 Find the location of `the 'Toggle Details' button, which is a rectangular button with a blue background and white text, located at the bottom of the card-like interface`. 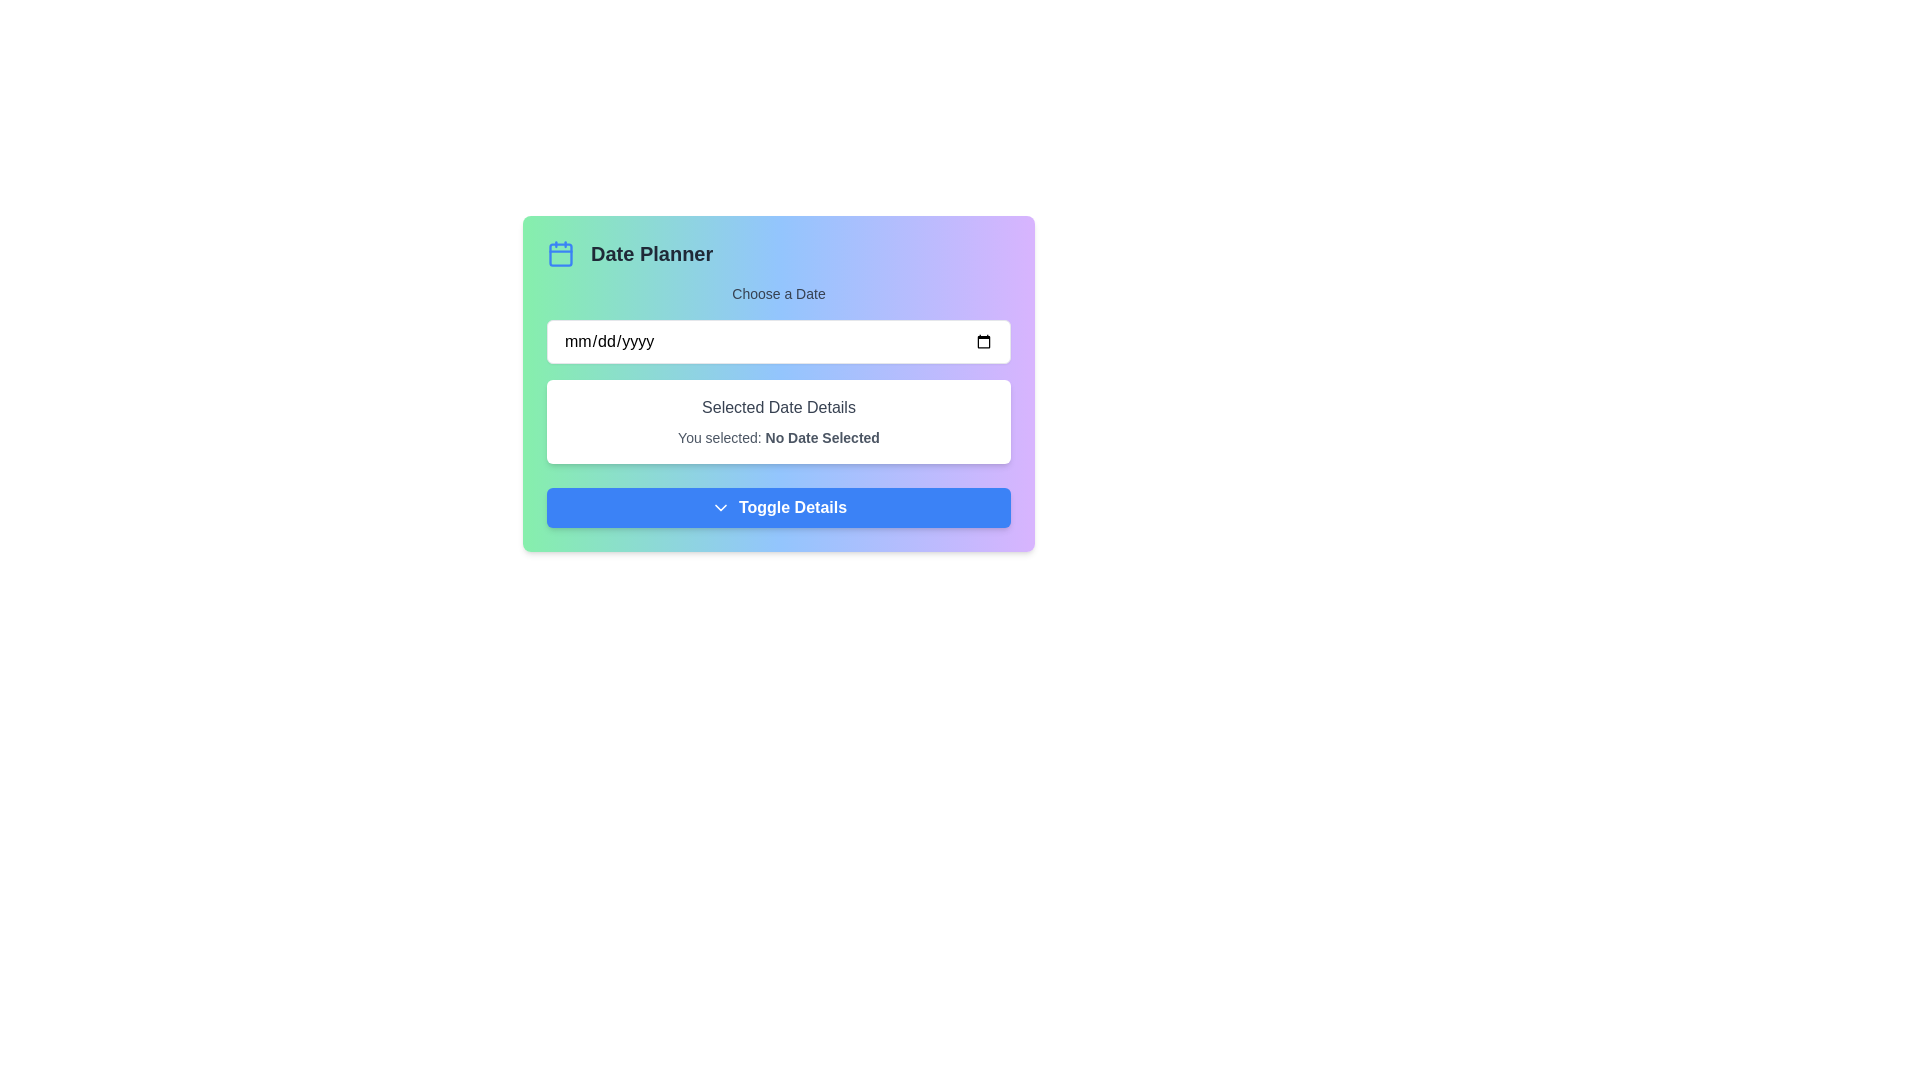

the 'Toggle Details' button, which is a rectangular button with a blue background and white text, located at the bottom of the card-like interface is located at coordinates (777, 507).